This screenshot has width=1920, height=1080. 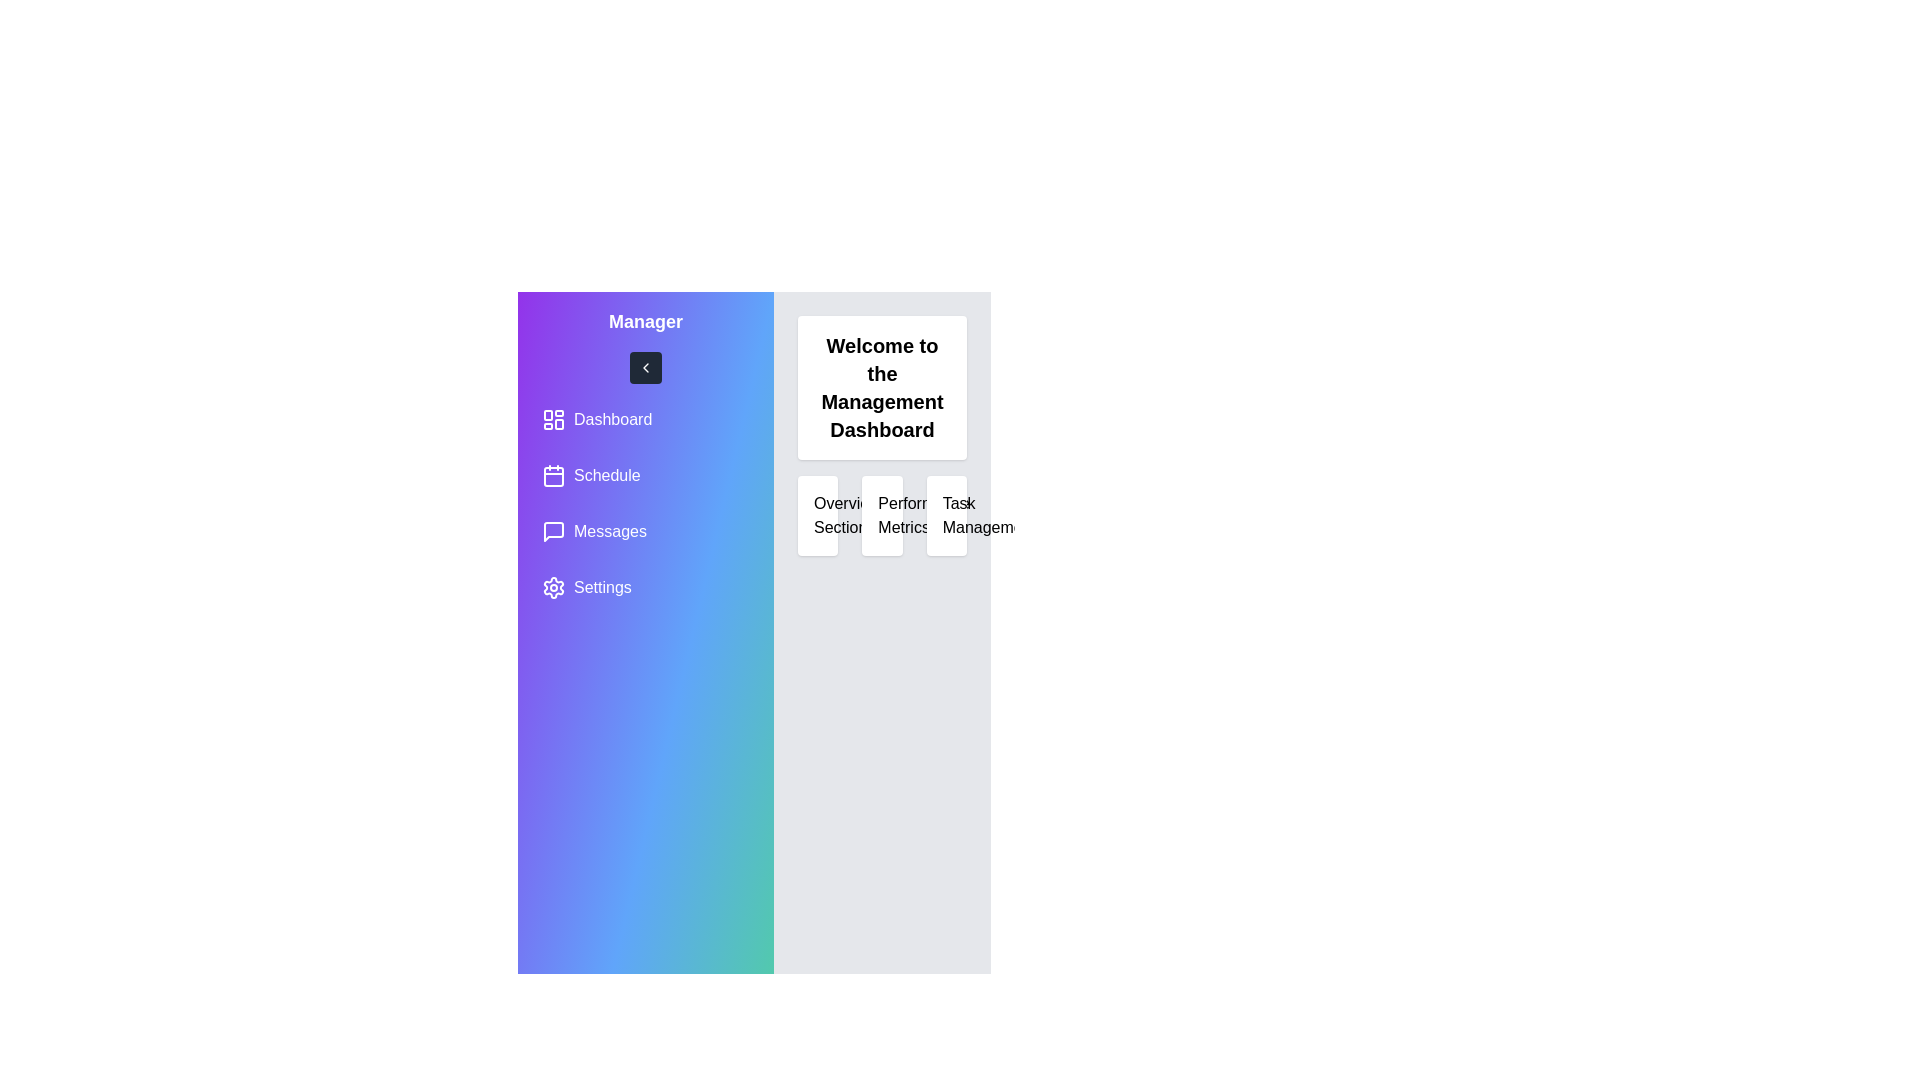 I want to click on the 'Overview Section' informational card located in the first column of the dashboard interface, positioned to the left of the 'Performance Metrics' and 'Task Management' elements, so click(x=818, y=515).